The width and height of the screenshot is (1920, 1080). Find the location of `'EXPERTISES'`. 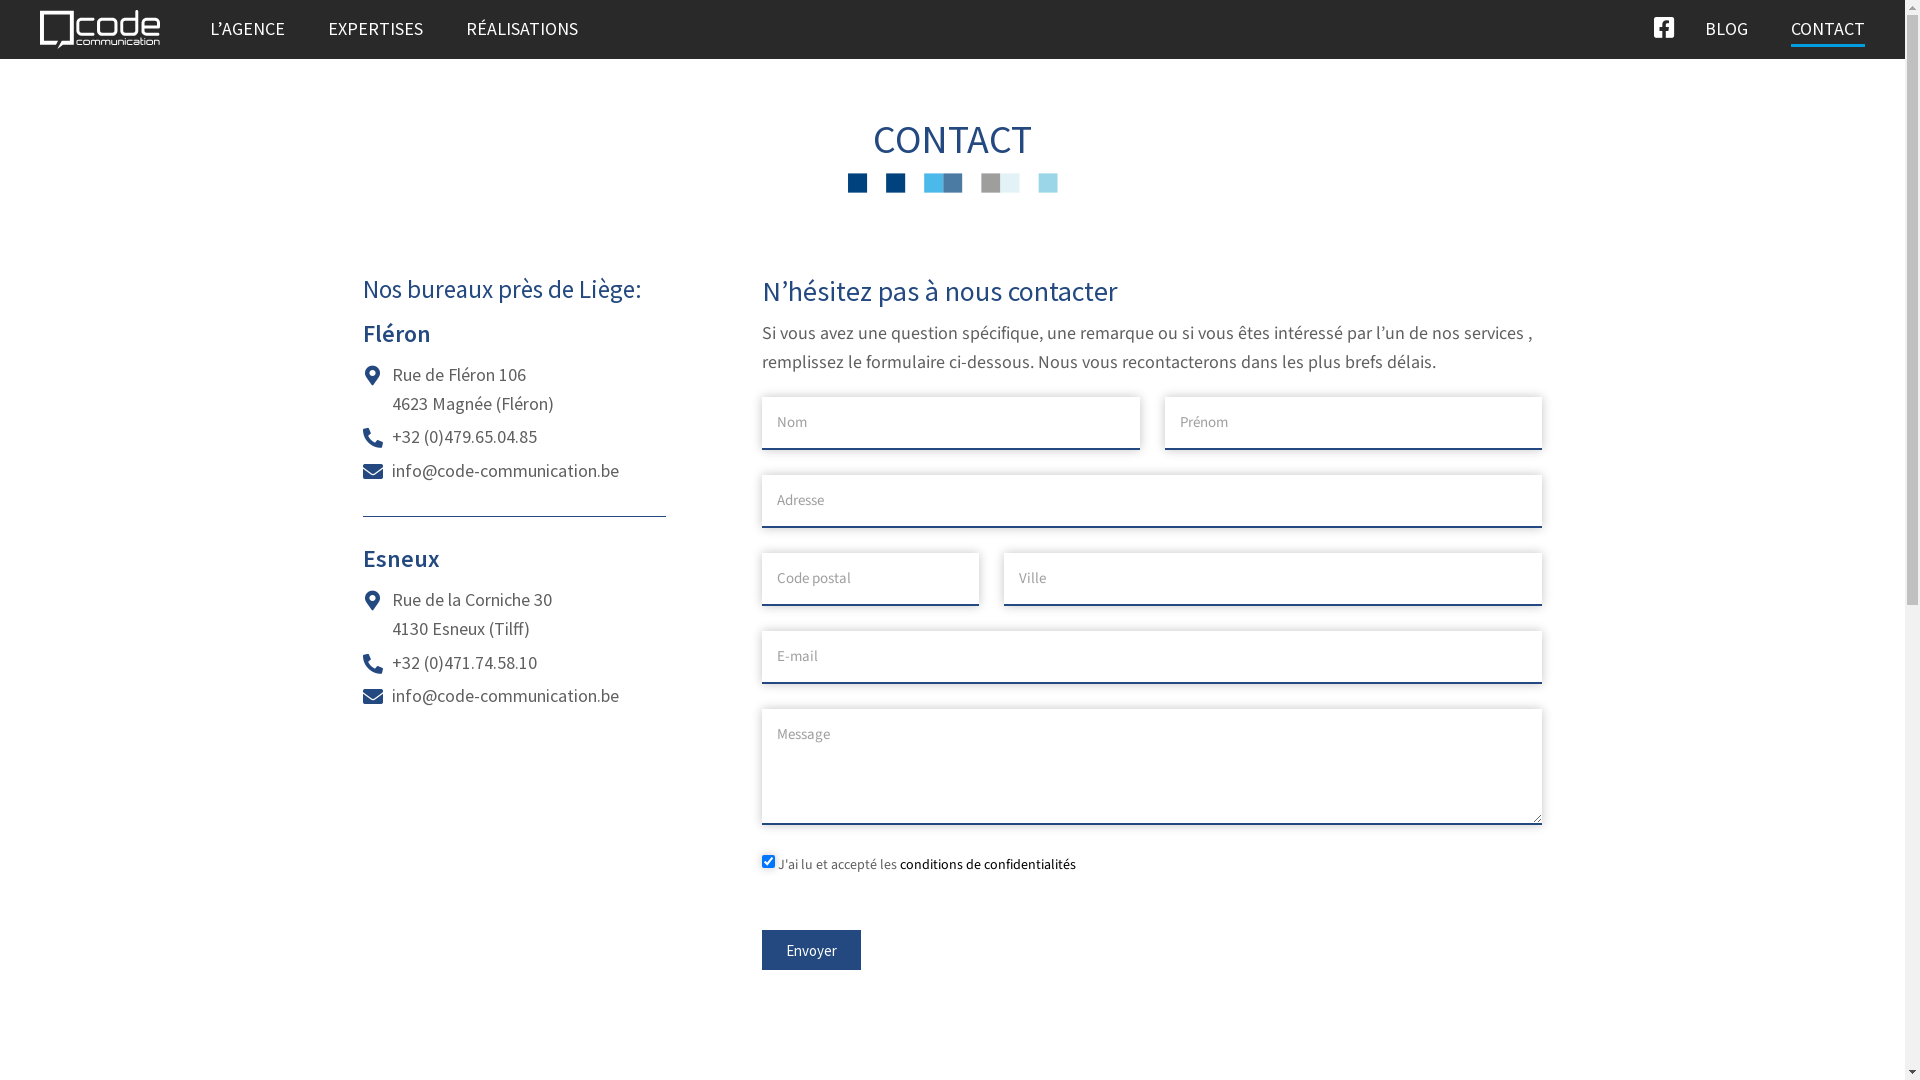

'EXPERTISES' is located at coordinates (375, 29).